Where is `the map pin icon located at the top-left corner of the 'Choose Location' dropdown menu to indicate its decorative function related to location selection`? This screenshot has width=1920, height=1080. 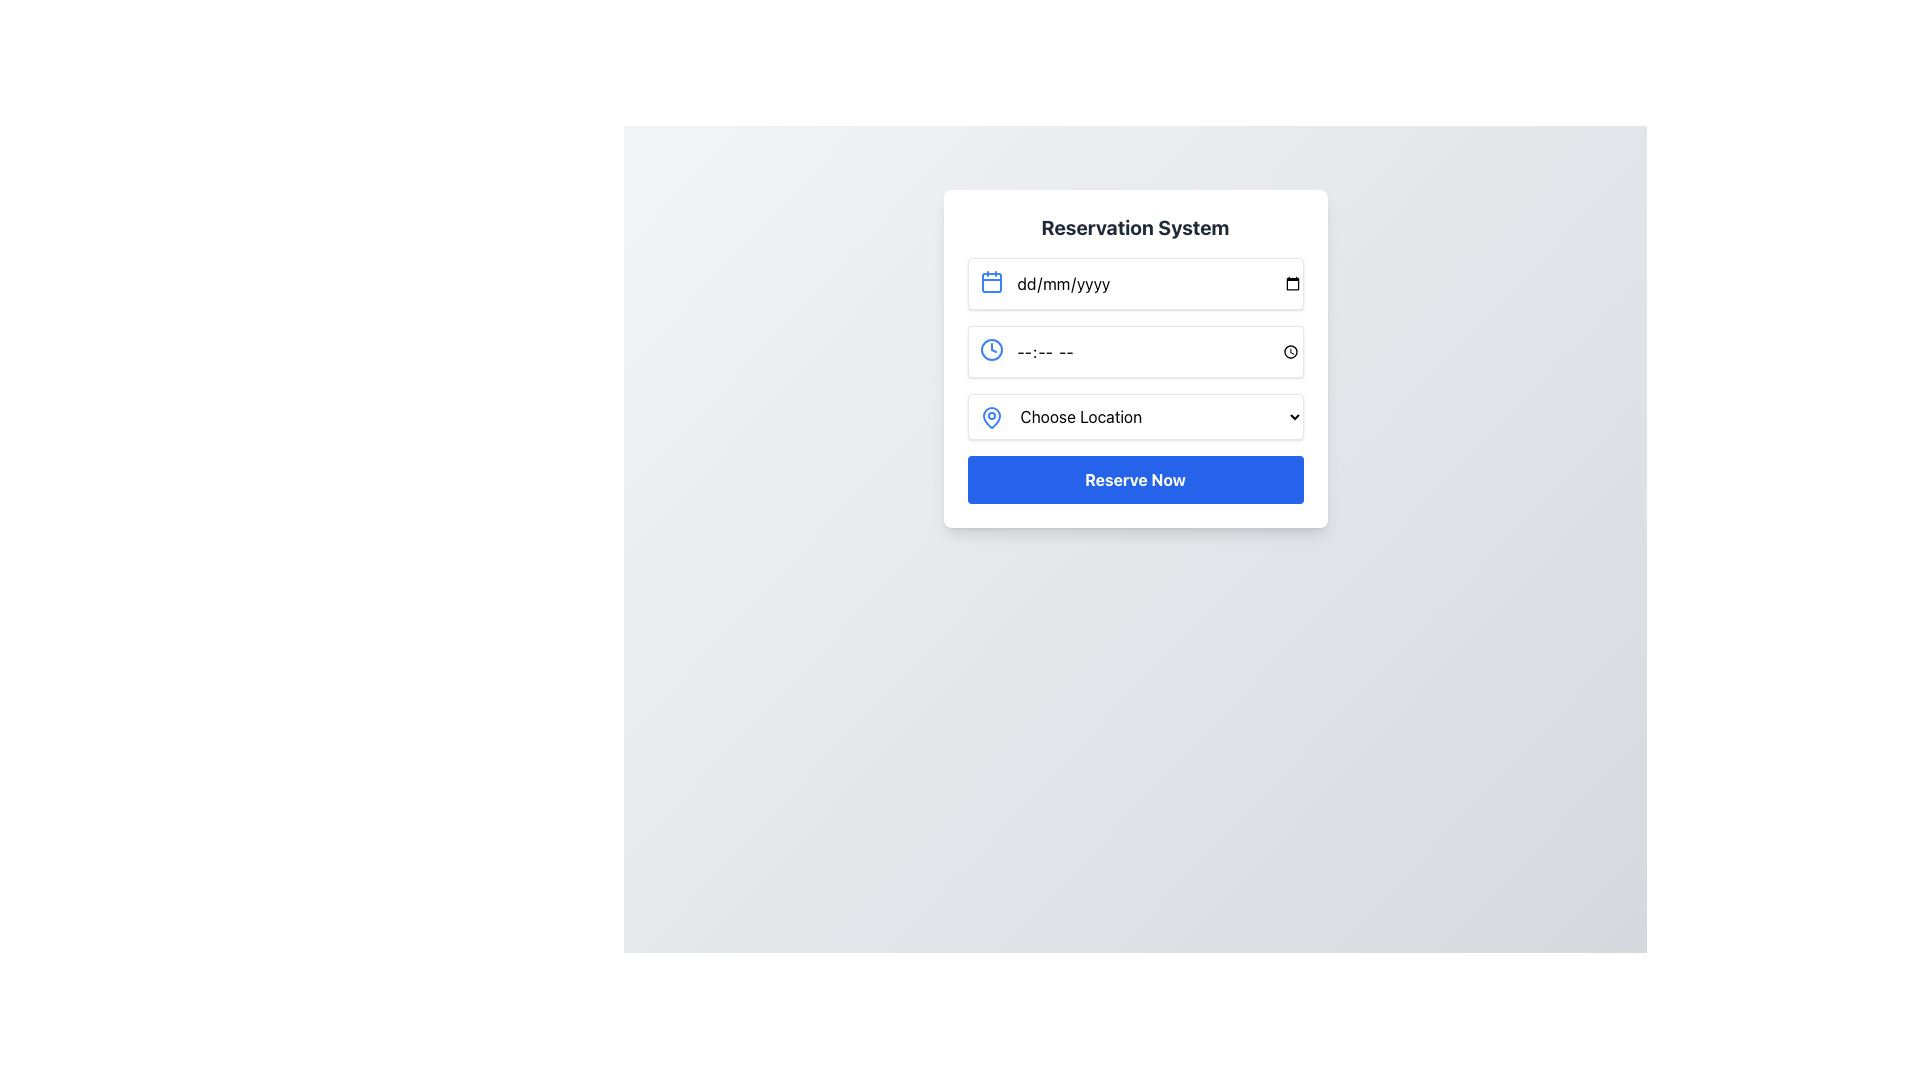
the map pin icon located at the top-left corner of the 'Choose Location' dropdown menu to indicate its decorative function related to location selection is located at coordinates (991, 416).